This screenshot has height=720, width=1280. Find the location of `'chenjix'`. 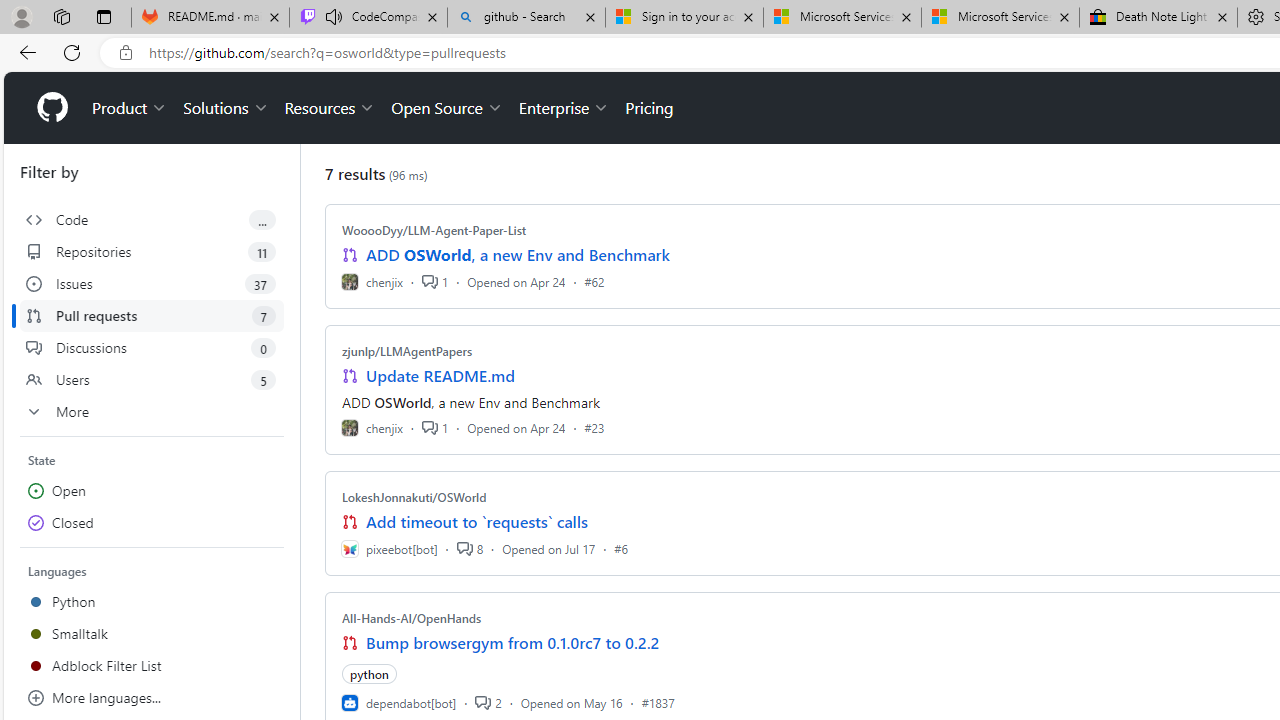

'chenjix' is located at coordinates (372, 426).